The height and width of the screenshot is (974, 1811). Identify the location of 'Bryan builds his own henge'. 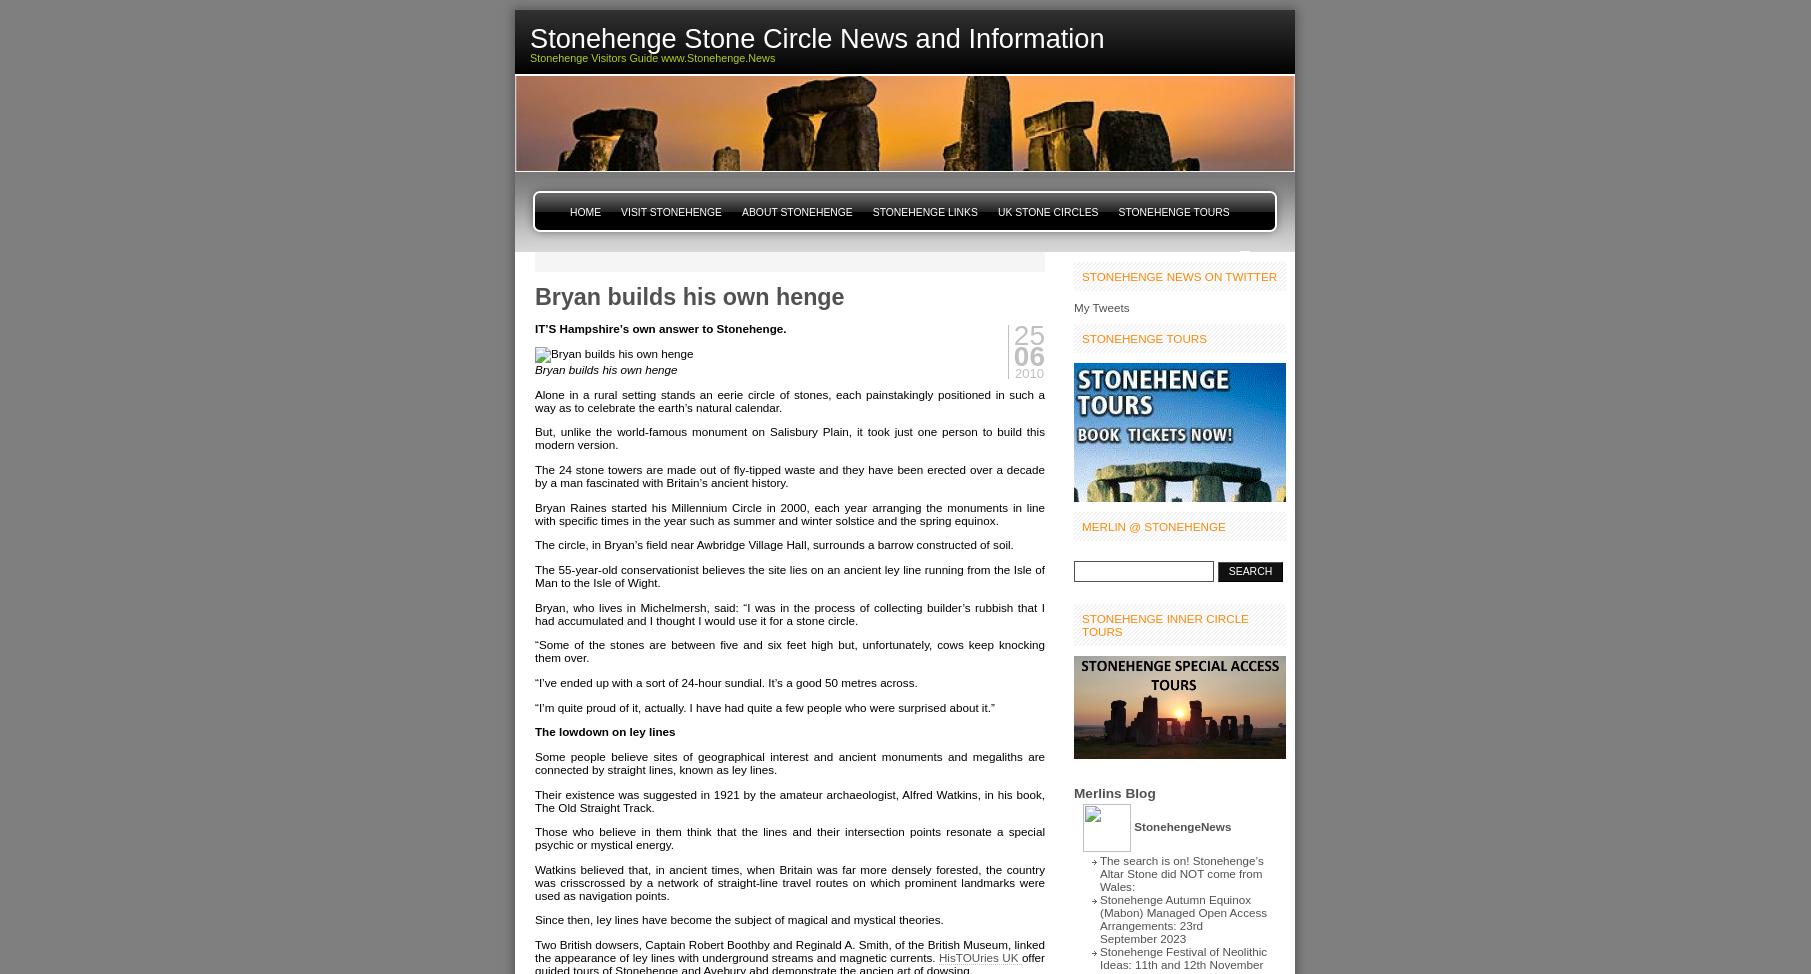
(533, 368).